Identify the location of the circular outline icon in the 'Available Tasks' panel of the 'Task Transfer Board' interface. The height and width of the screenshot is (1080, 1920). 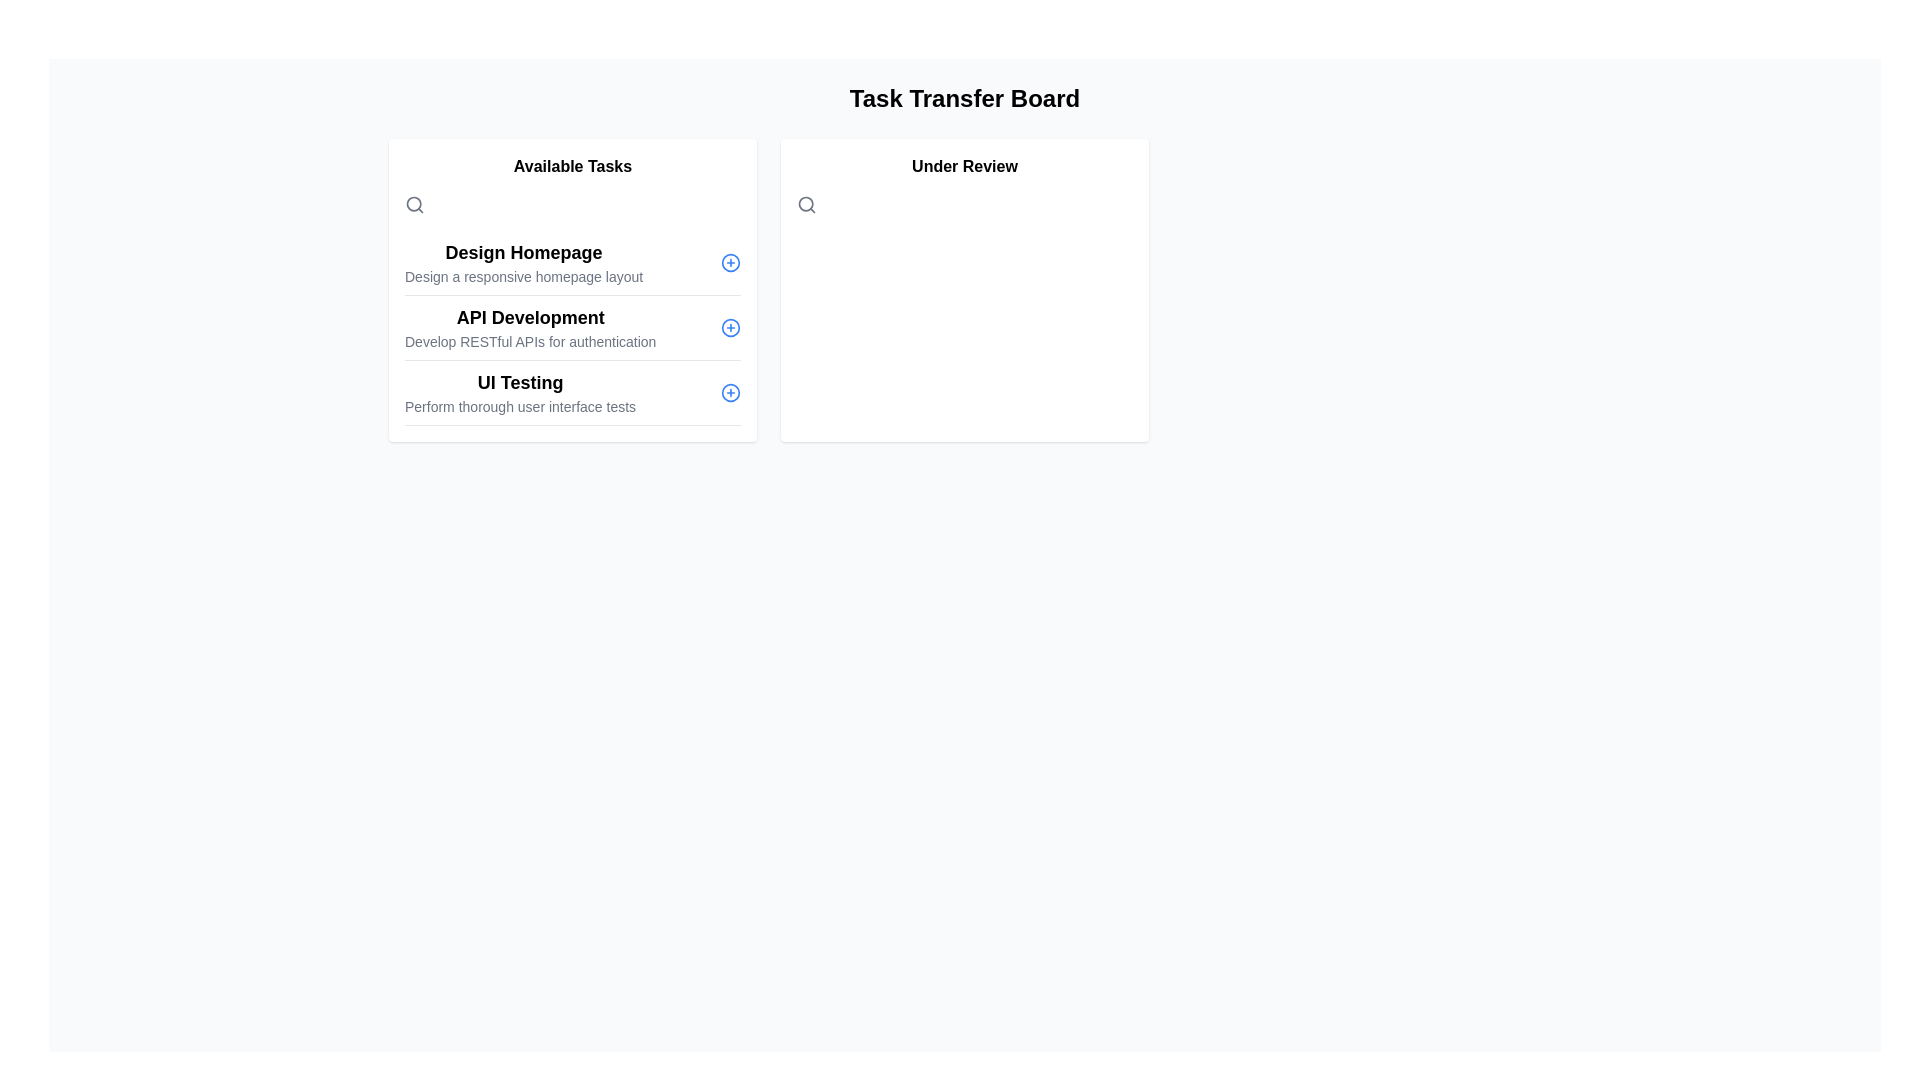
(729, 261).